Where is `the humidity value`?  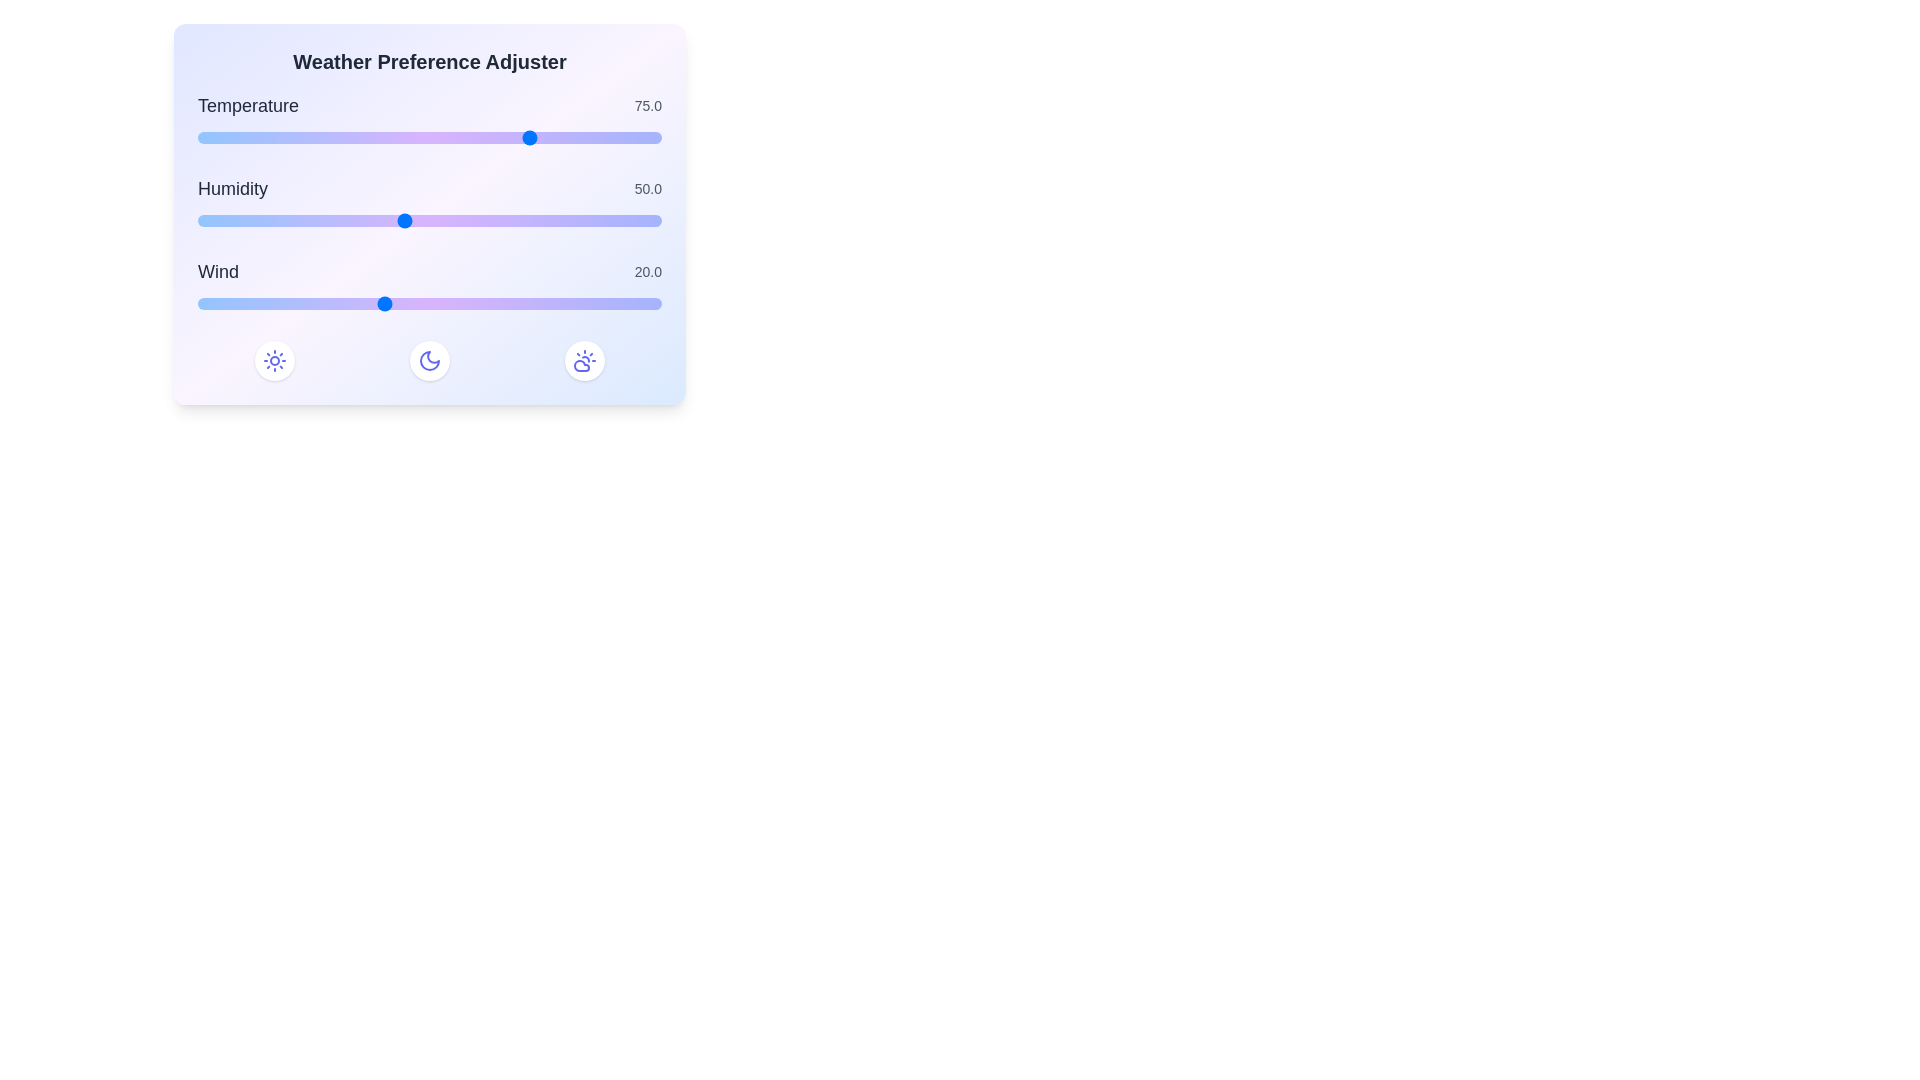
the humidity value is located at coordinates (548, 220).